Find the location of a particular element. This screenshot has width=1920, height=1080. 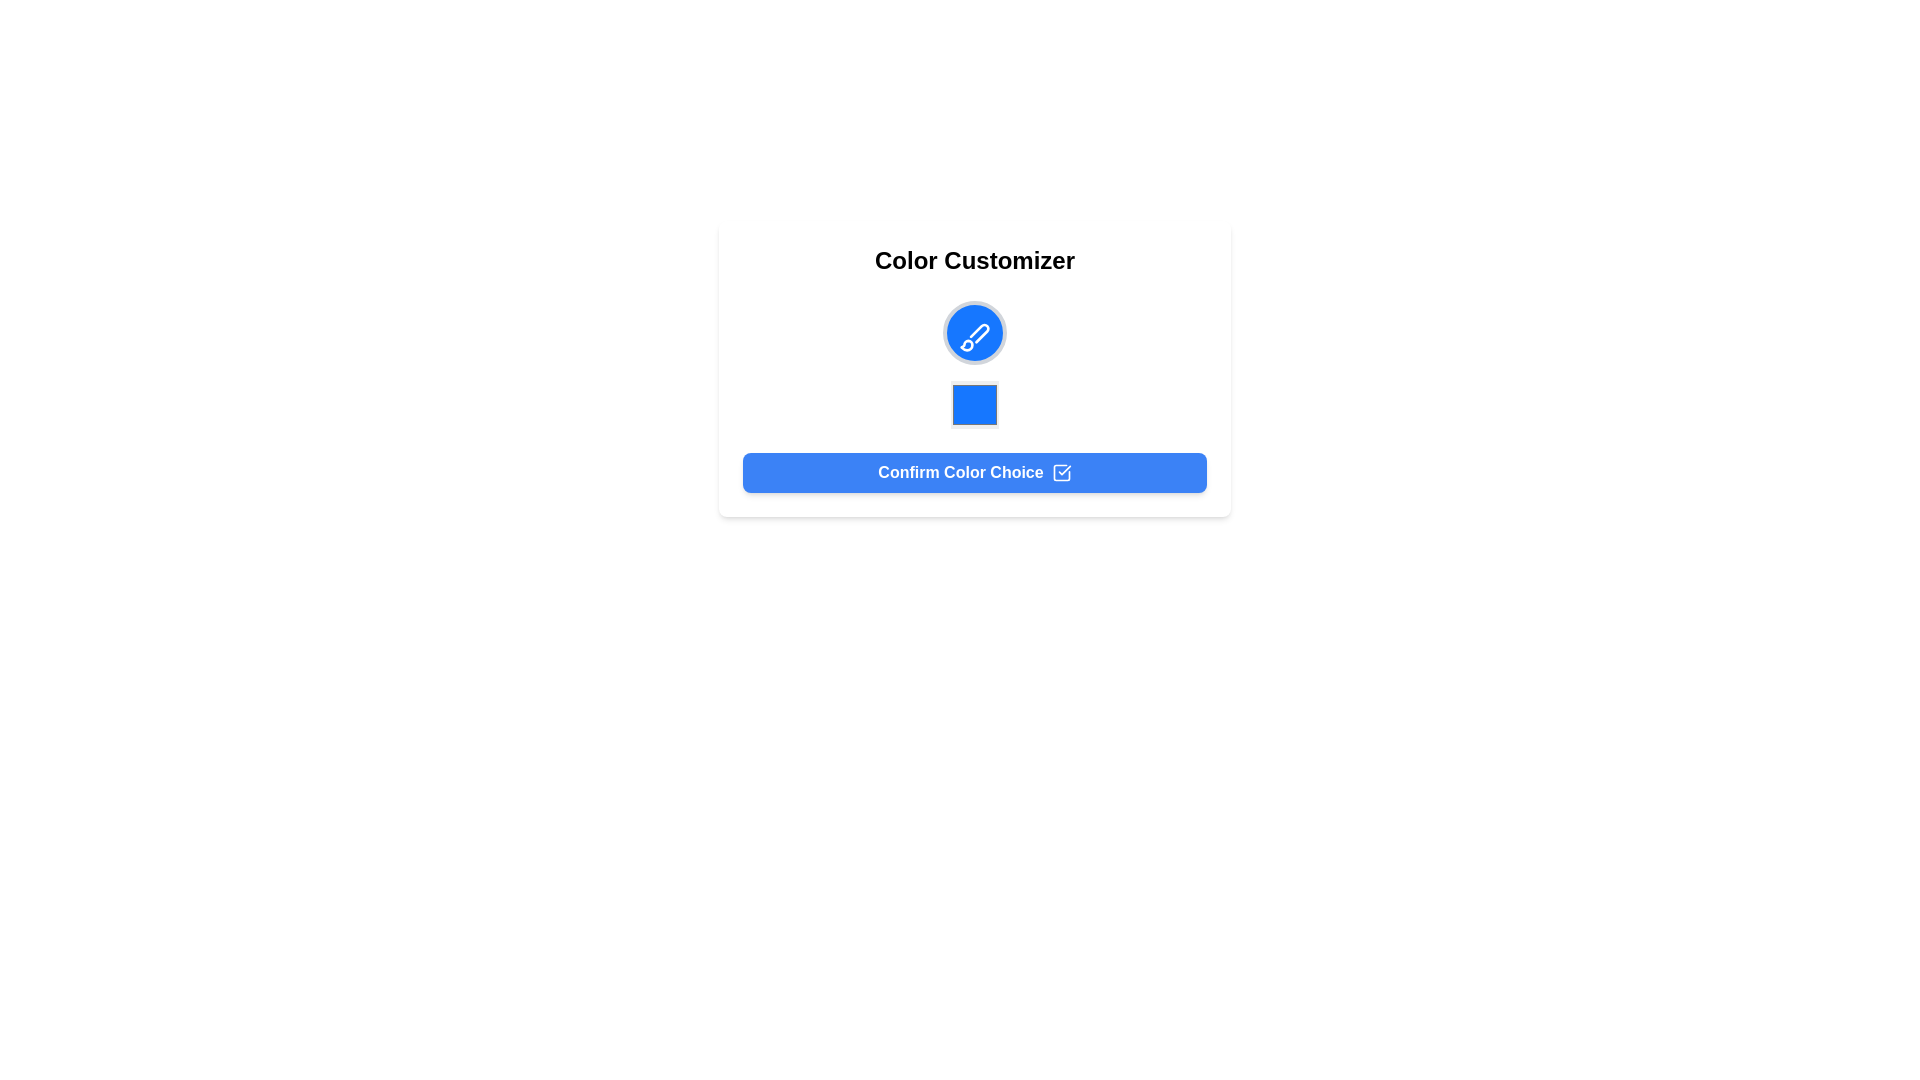

the title text element located at the top of its containing card, which serves as the heading for the interactive interface is located at coordinates (974, 260).